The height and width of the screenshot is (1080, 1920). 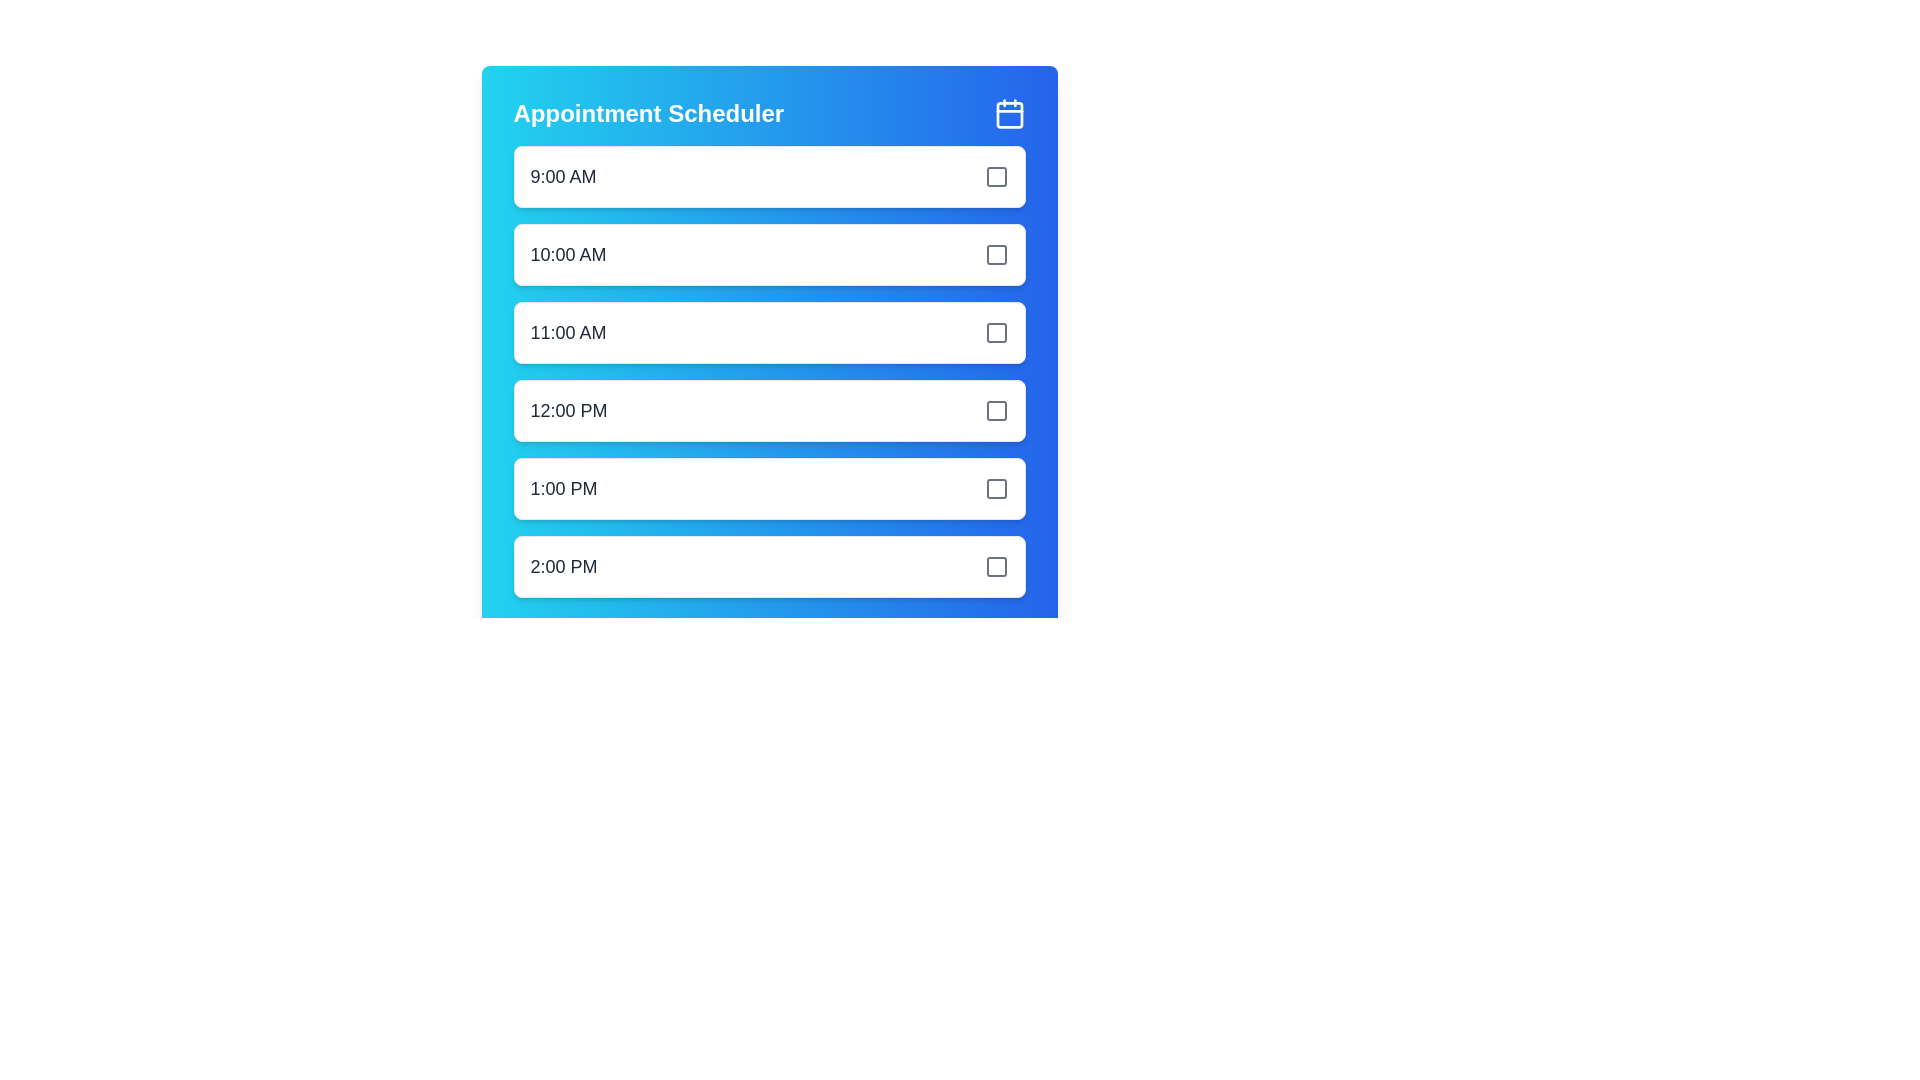 What do you see at coordinates (768, 176) in the screenshot?
I see `the time slot 9:00 AM by clicking on its corresponding interactive element` at bounding box center [768, 176].